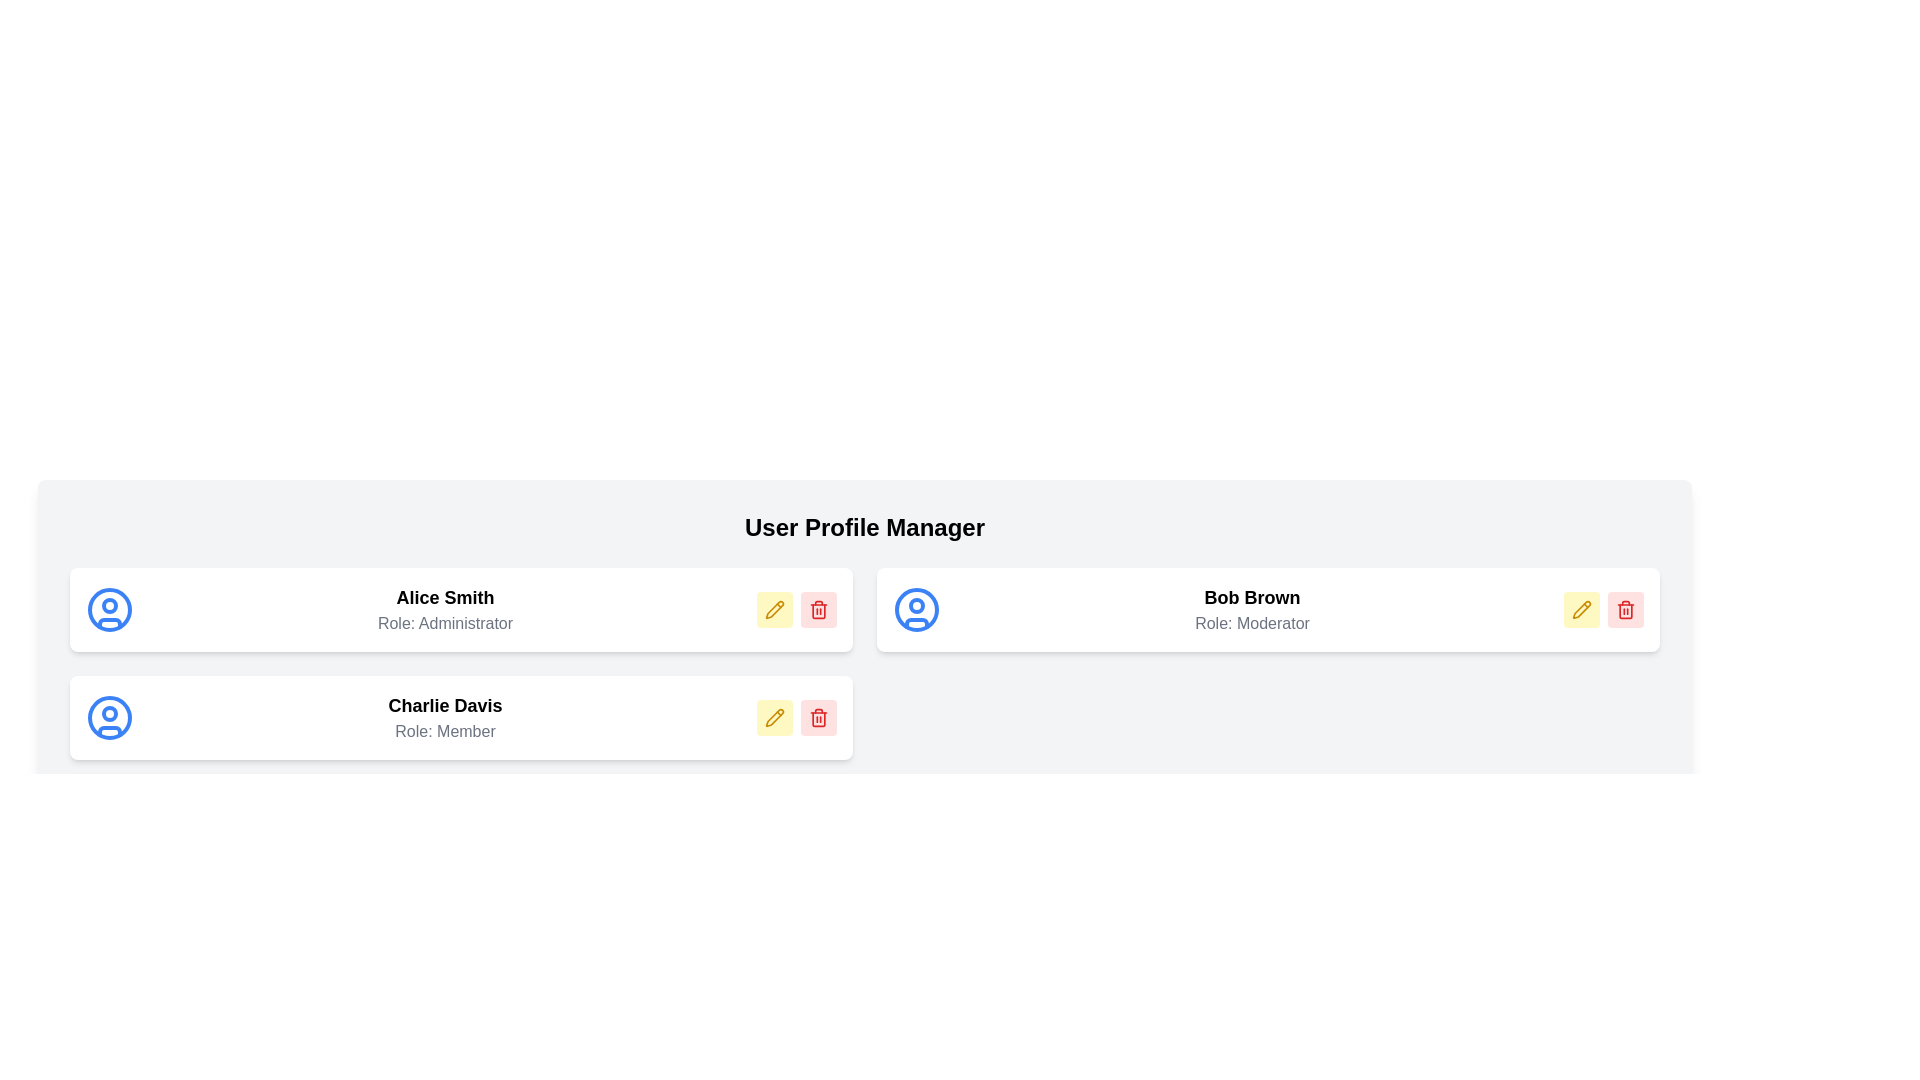  I want to click on the button that initiates editing the details of Charlie Davis' user profile, so click(773, 716).